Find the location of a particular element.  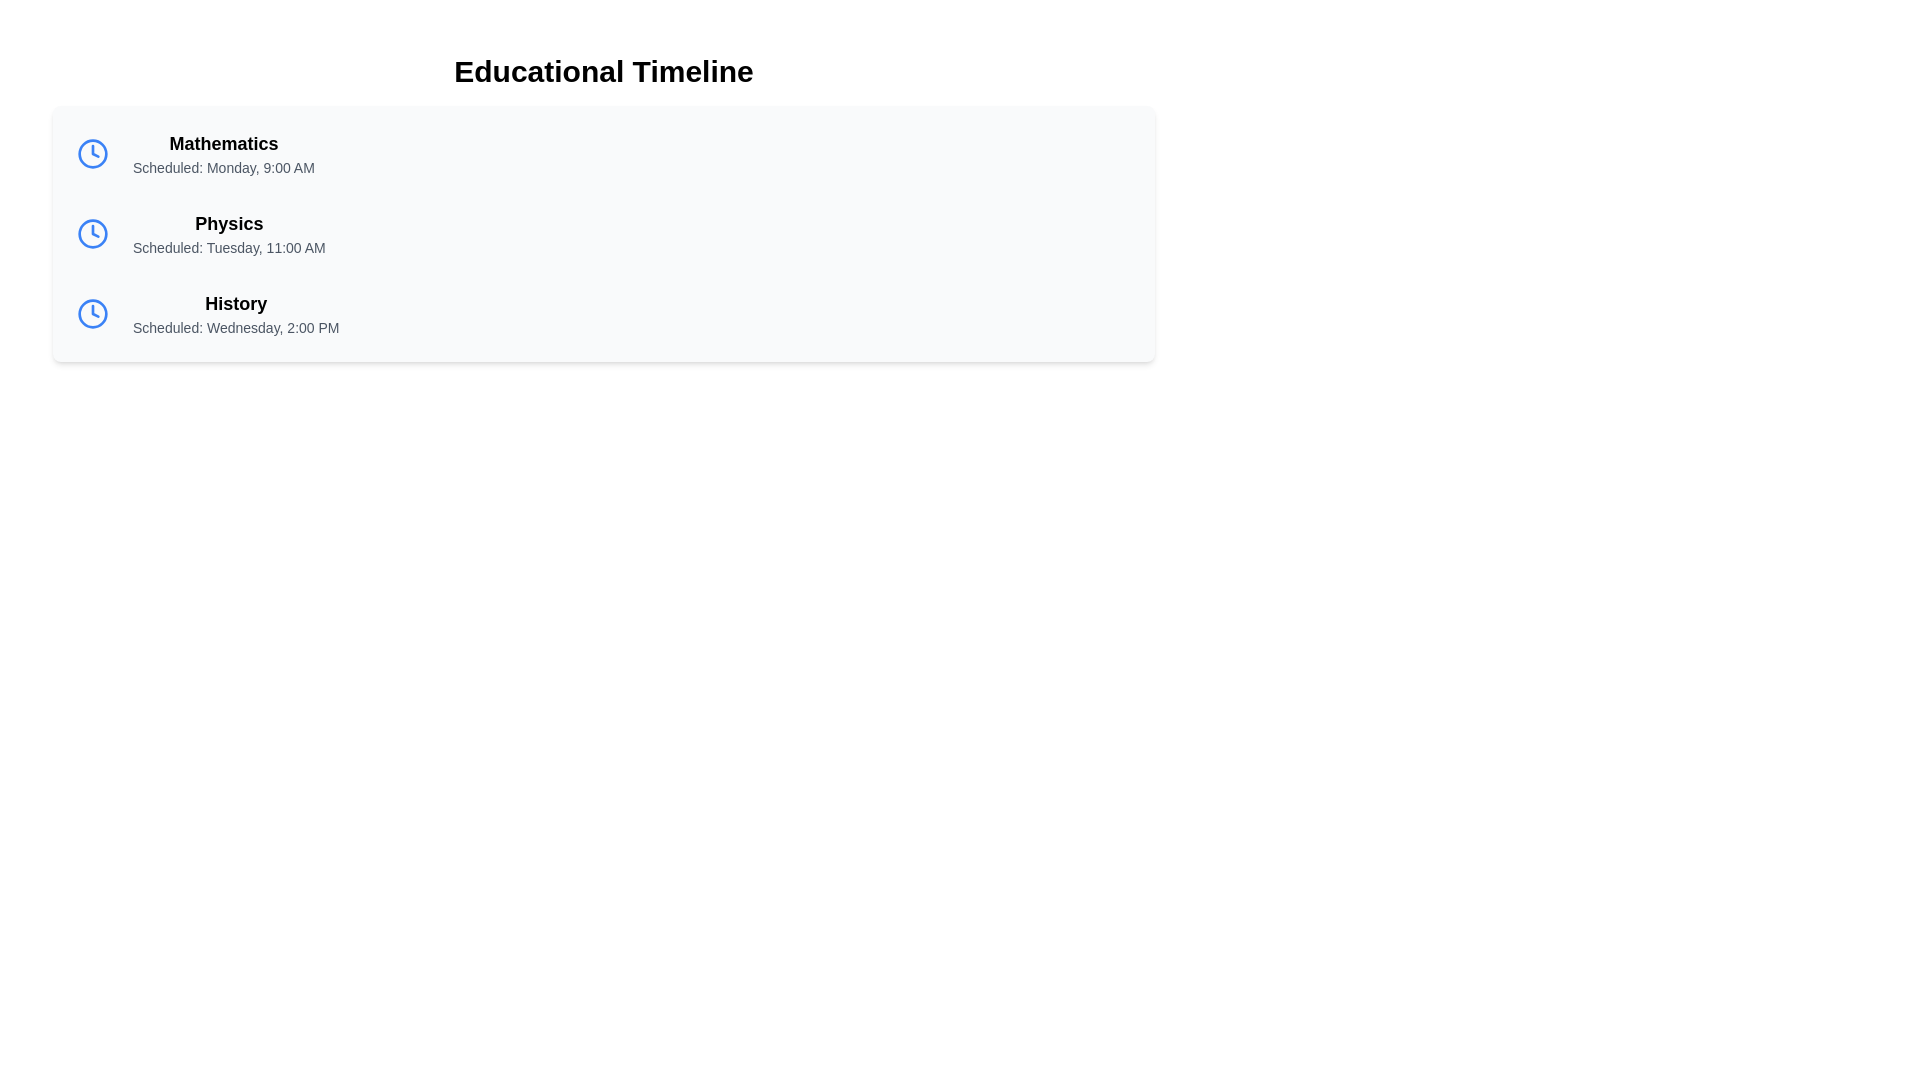

the text label that provides the scheduled timing for the 'Mathematics' event, located below the bold title 'Mathematics' is located at coordinates (223, 167).